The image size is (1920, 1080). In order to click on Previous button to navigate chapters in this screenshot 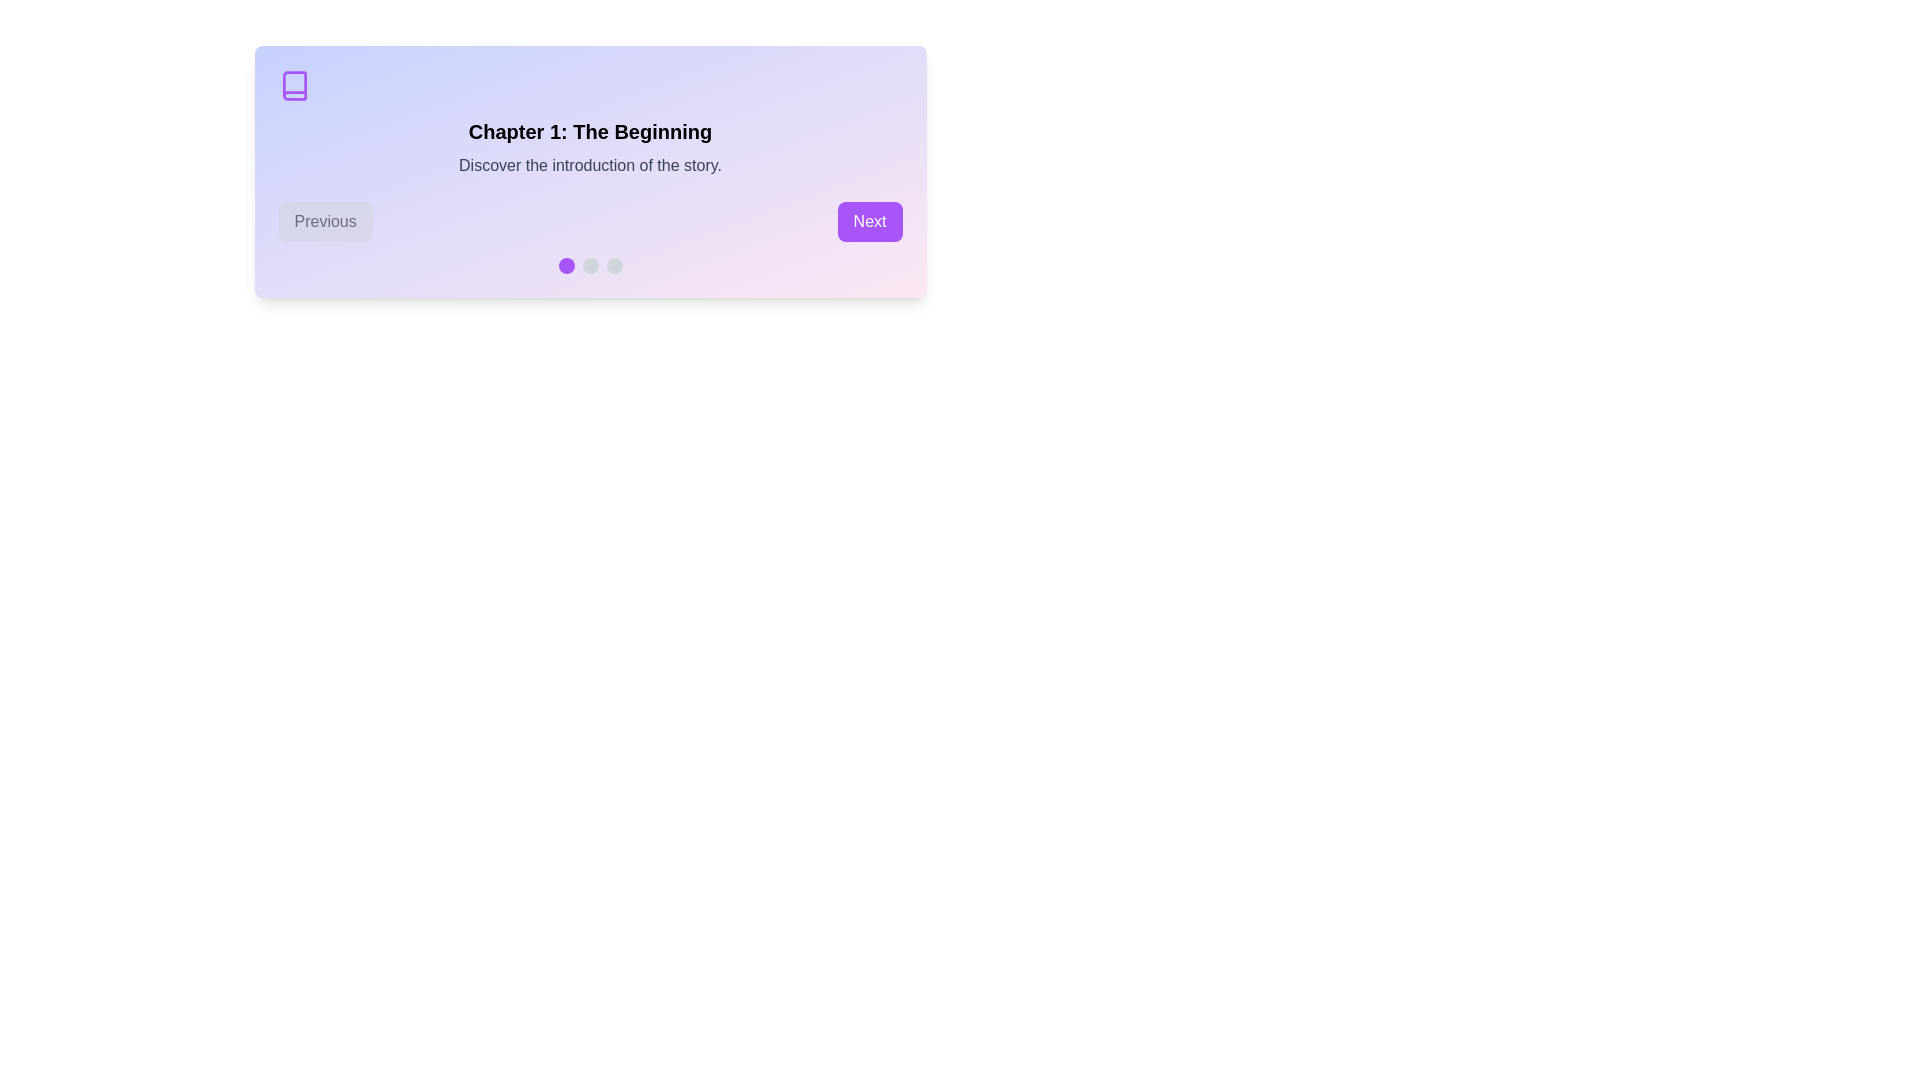, I will do `click(325, 222)`.